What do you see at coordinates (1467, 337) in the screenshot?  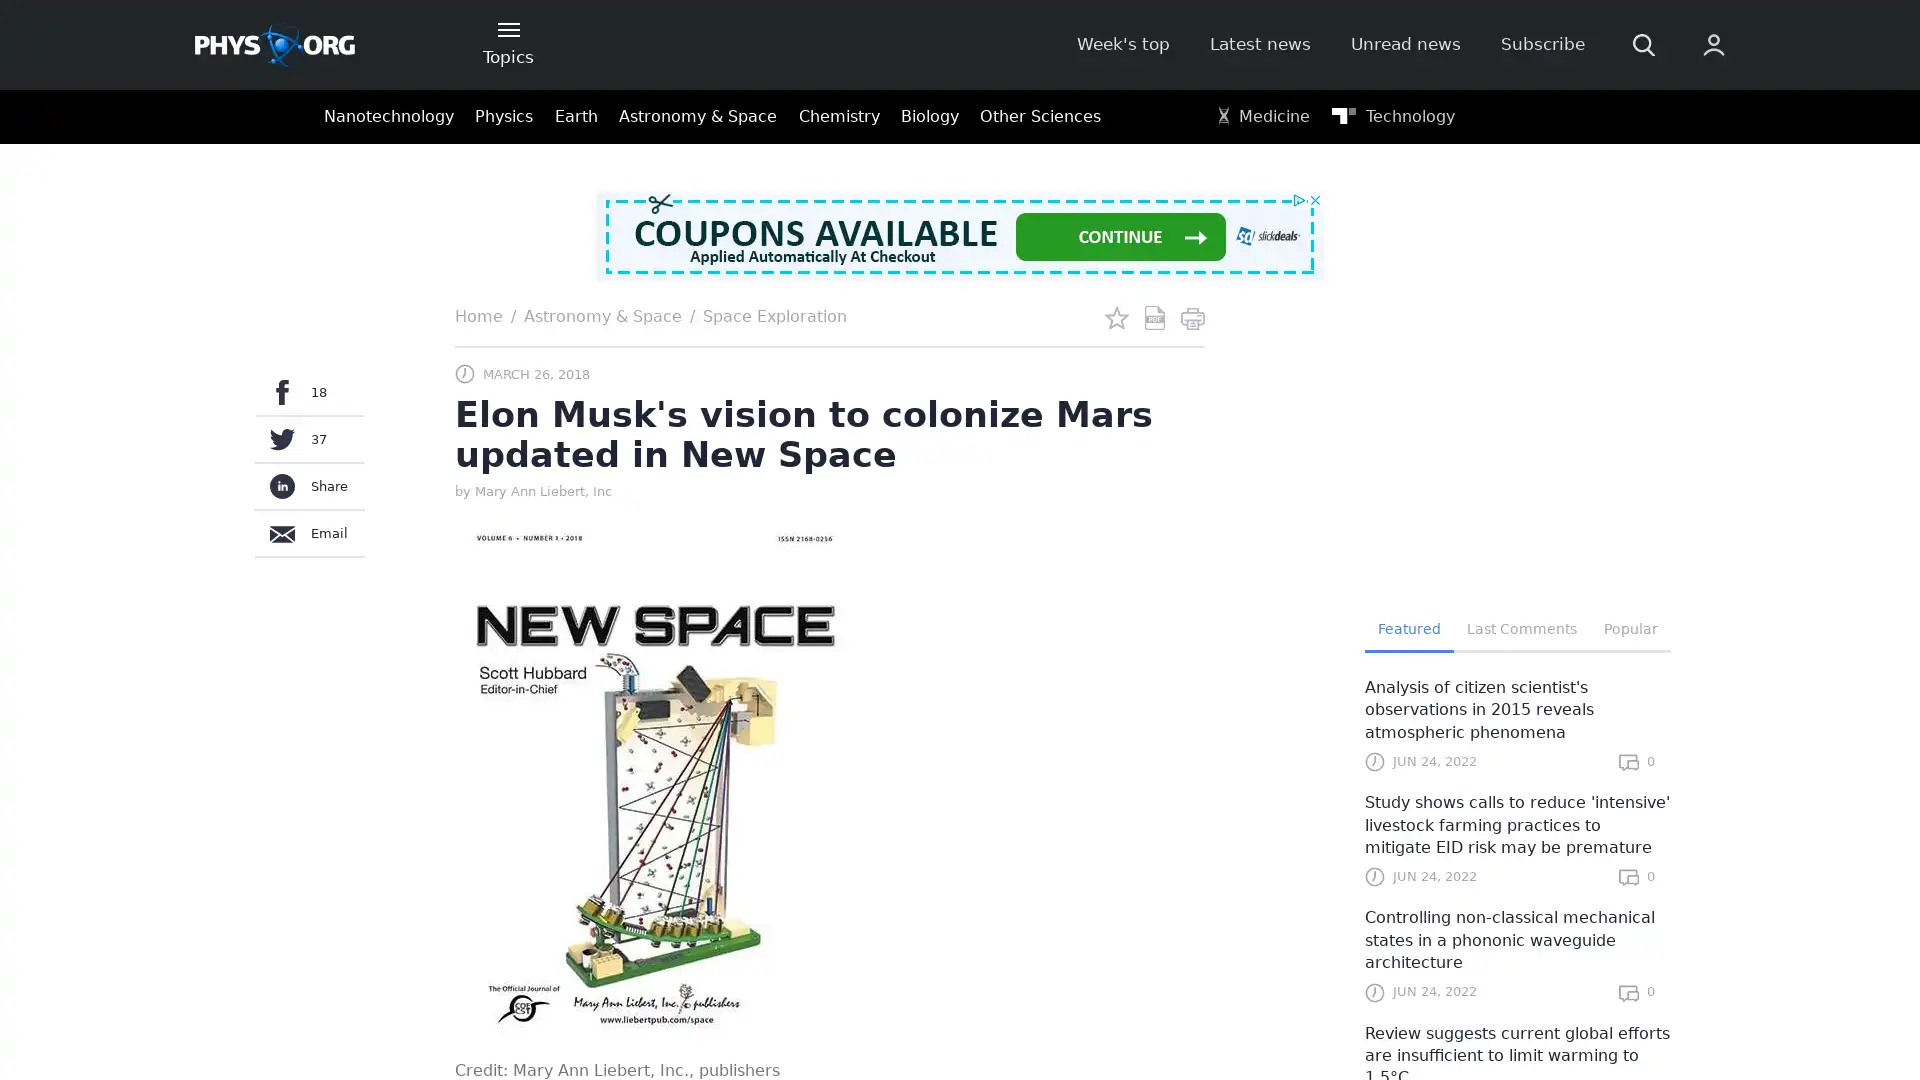 I see `Sign In` at bounding box center [1467, 337].